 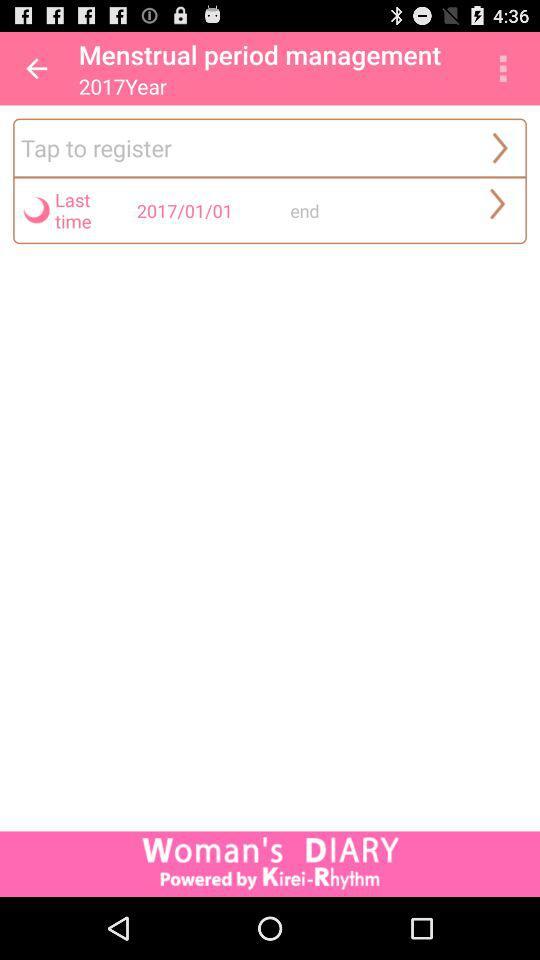 What do you see at coordinates (36, 68) in the screenshot?
I see `app next to the menstrual period management app` at bounding box center [36, 68].